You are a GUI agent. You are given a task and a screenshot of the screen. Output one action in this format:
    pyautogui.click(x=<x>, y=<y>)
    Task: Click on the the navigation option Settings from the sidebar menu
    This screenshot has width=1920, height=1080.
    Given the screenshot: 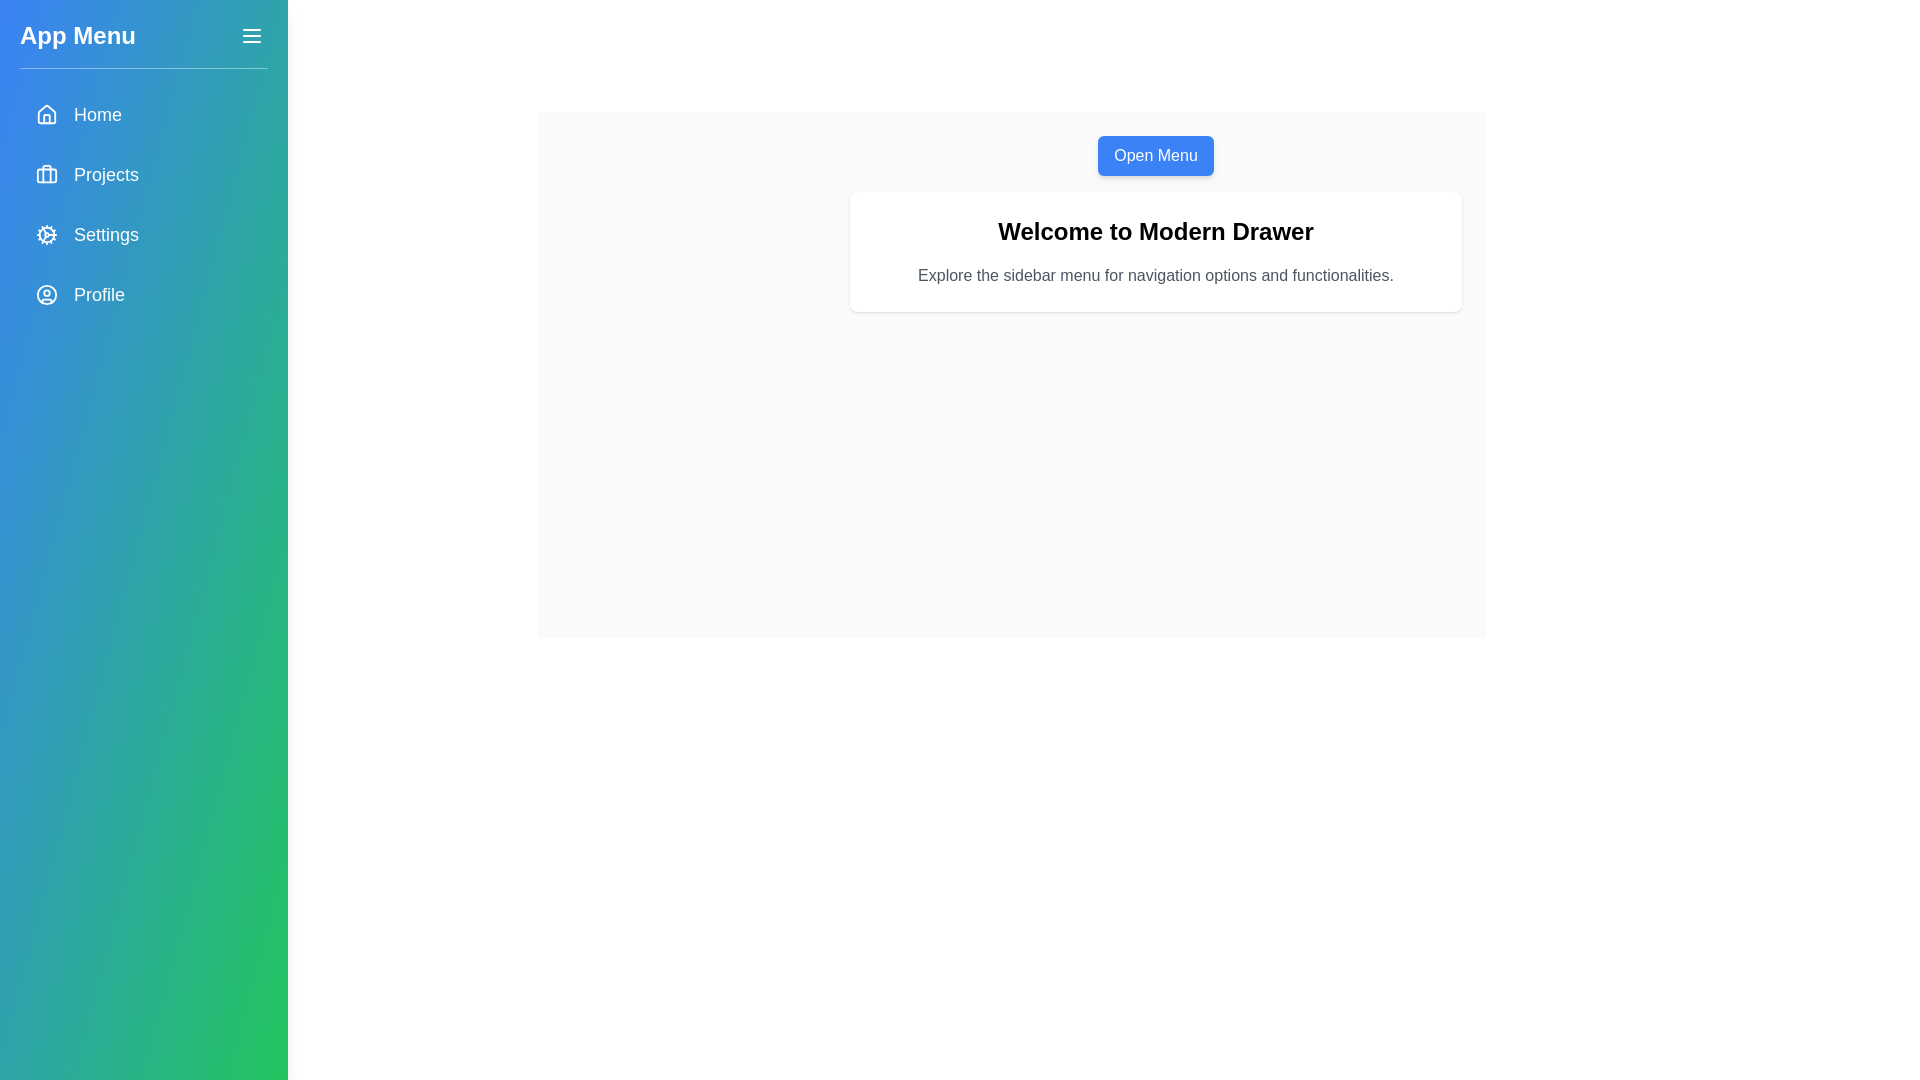 What is the action you would take?
    pyautogui.click(x=143, y=234)
    